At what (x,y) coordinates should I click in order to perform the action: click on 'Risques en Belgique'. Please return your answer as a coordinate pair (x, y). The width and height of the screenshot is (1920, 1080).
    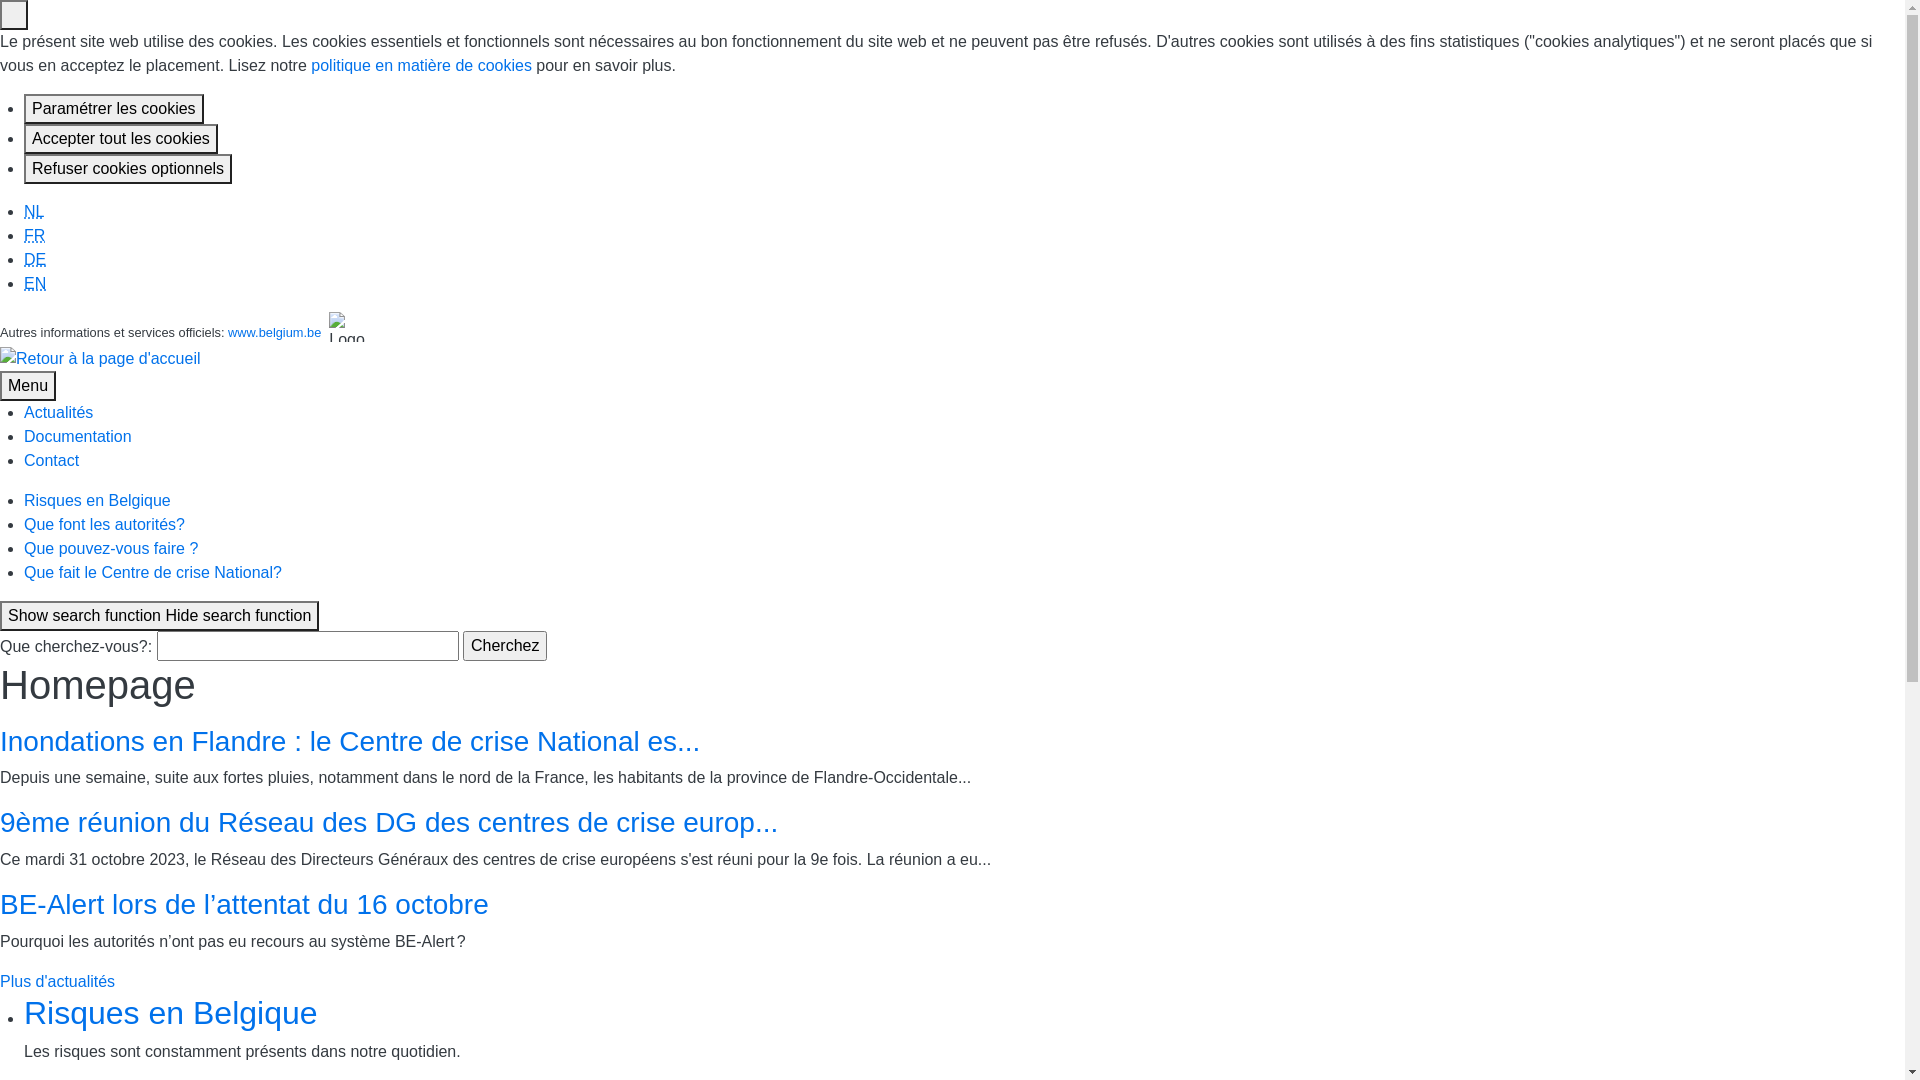
    Looking at the image, I should click on (171, 1013).